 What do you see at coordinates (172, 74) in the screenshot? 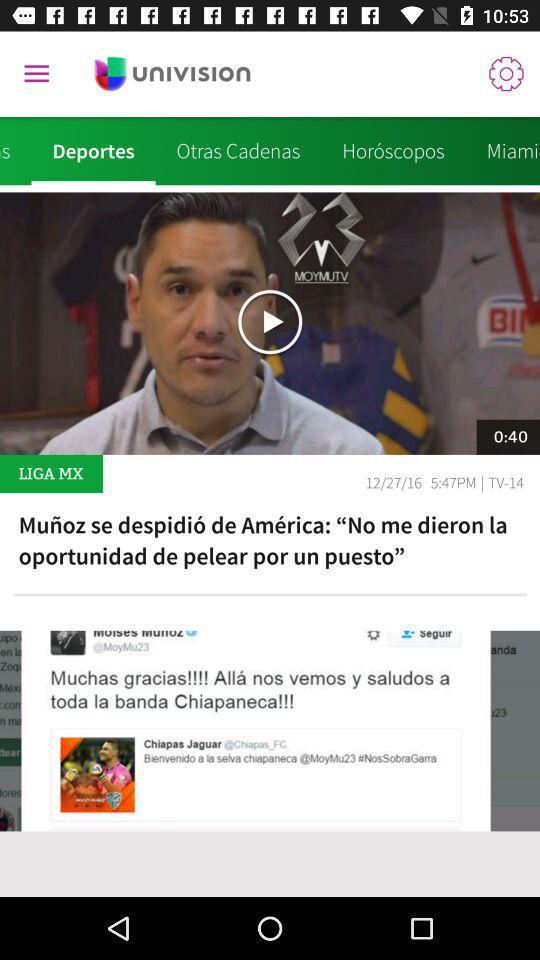
I see `univision` at bounding box center [172, 74].